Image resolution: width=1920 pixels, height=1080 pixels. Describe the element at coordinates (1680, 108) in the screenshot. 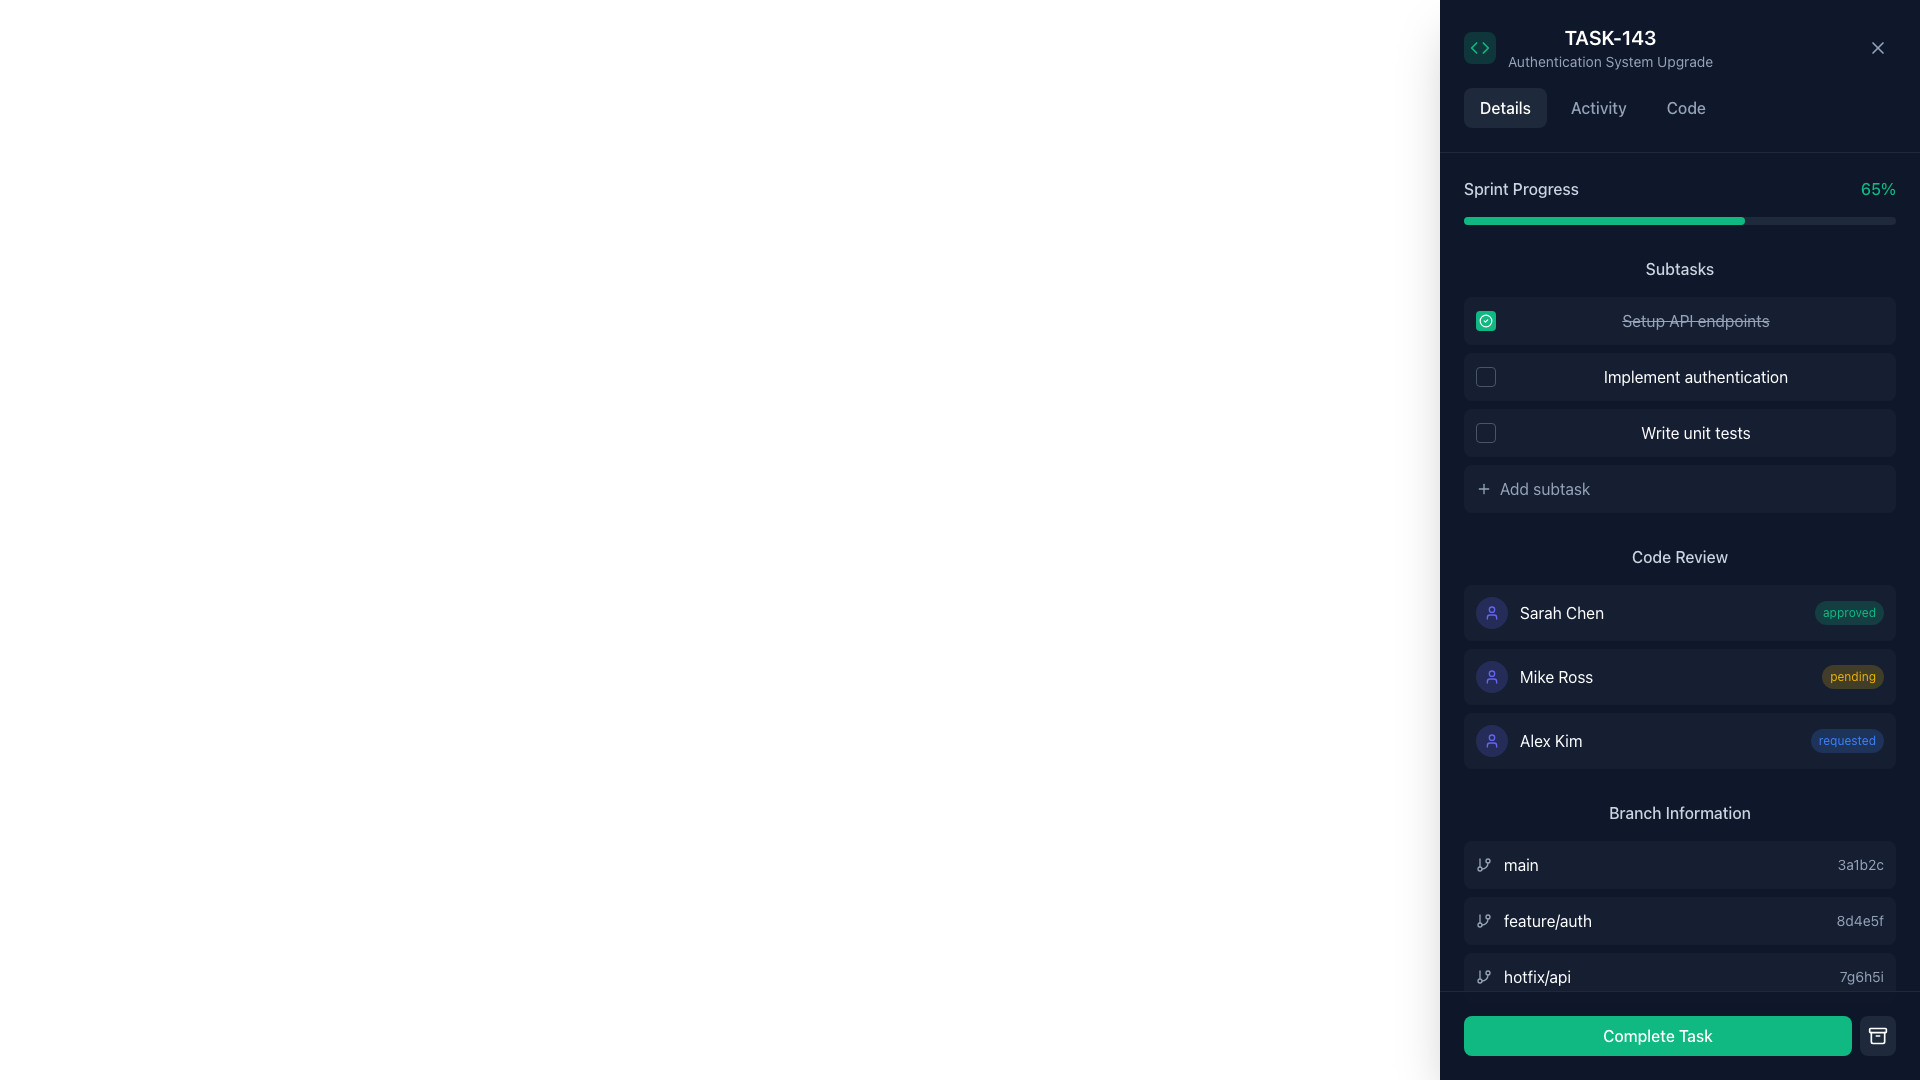

I see `the inactive tab in the Navigation tab group located below the task title 'TASK-143 Authentication System Upgrade'` at that location.